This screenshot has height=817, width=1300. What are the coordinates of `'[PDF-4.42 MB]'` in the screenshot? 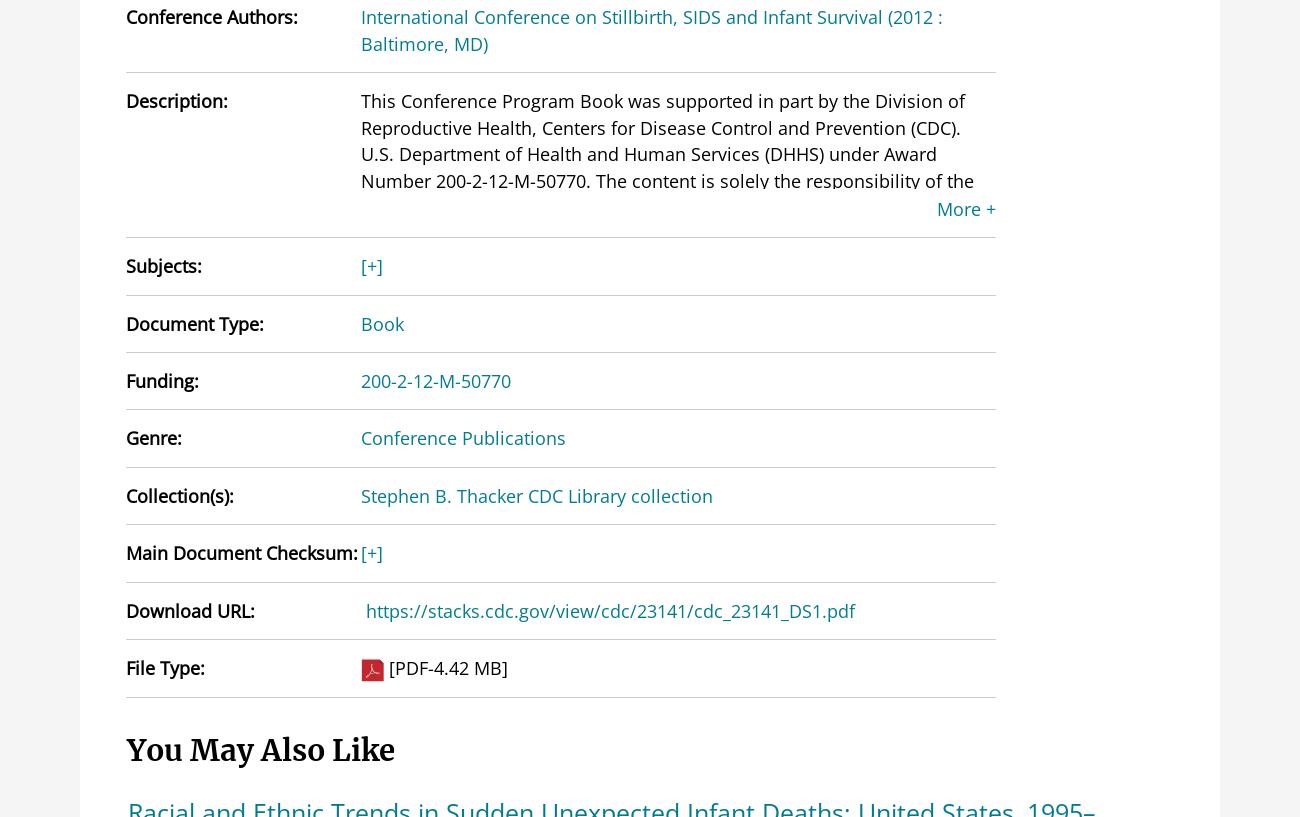 It's located at (388, 666).